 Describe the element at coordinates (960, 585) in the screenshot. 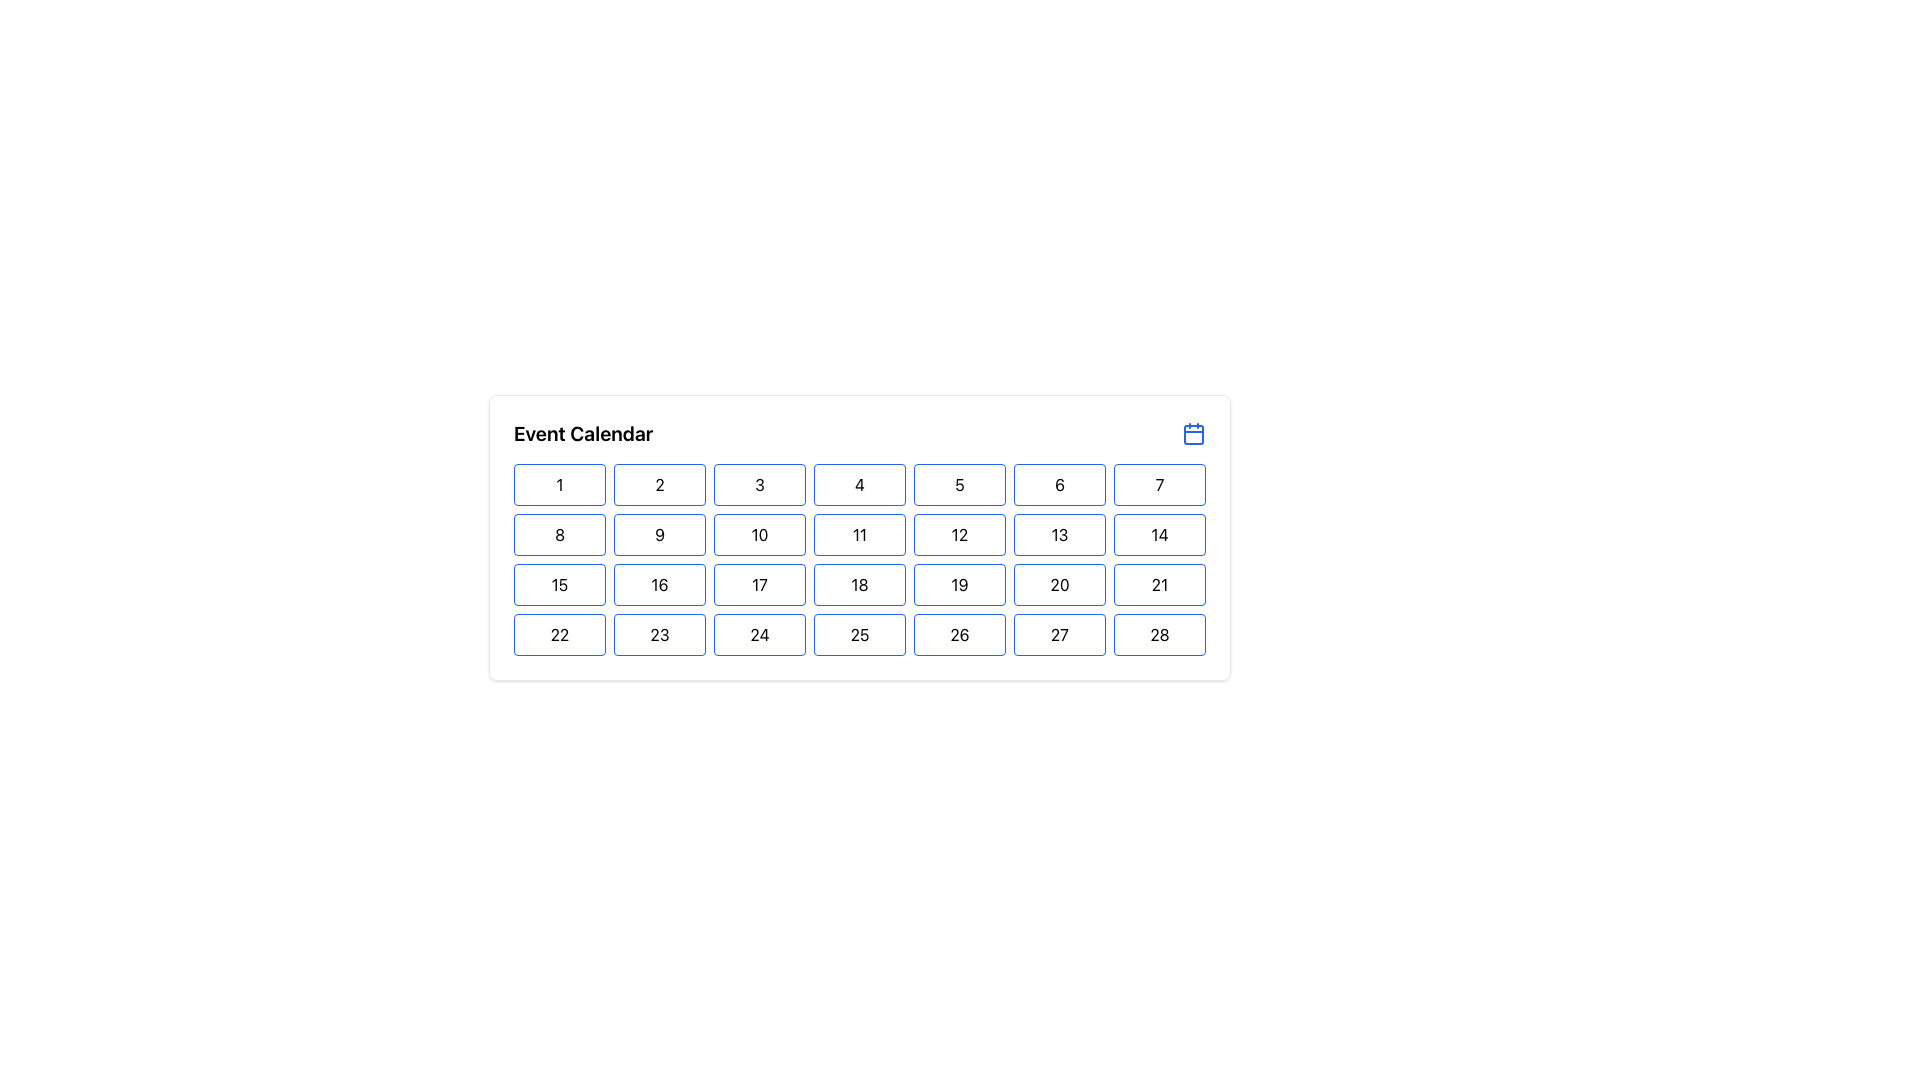

I see `the button representing the date '19' in the calendar interface` at that location.